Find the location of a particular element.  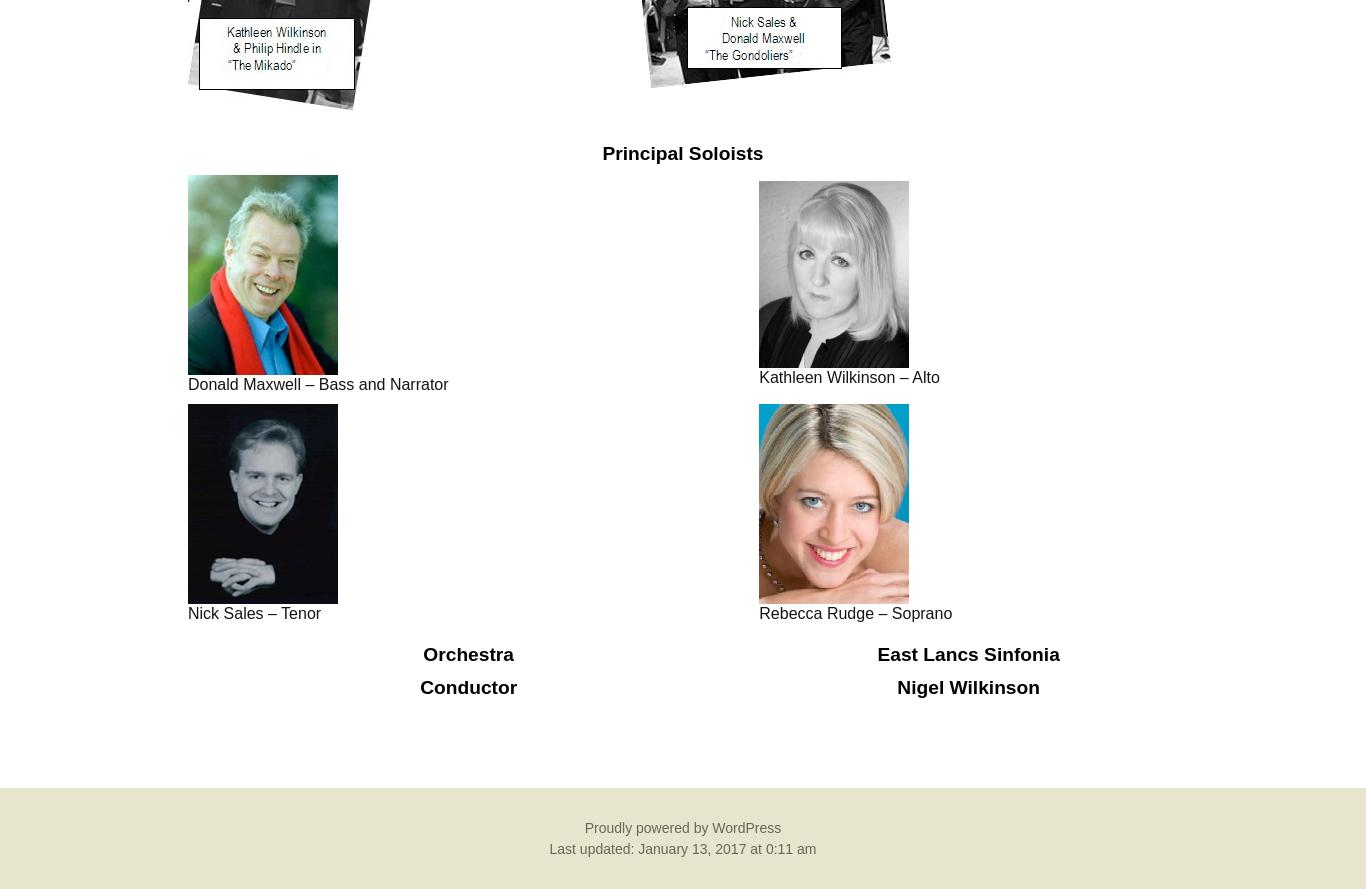

'Nigel Wilkinson' is located at coordinates (896, 686).